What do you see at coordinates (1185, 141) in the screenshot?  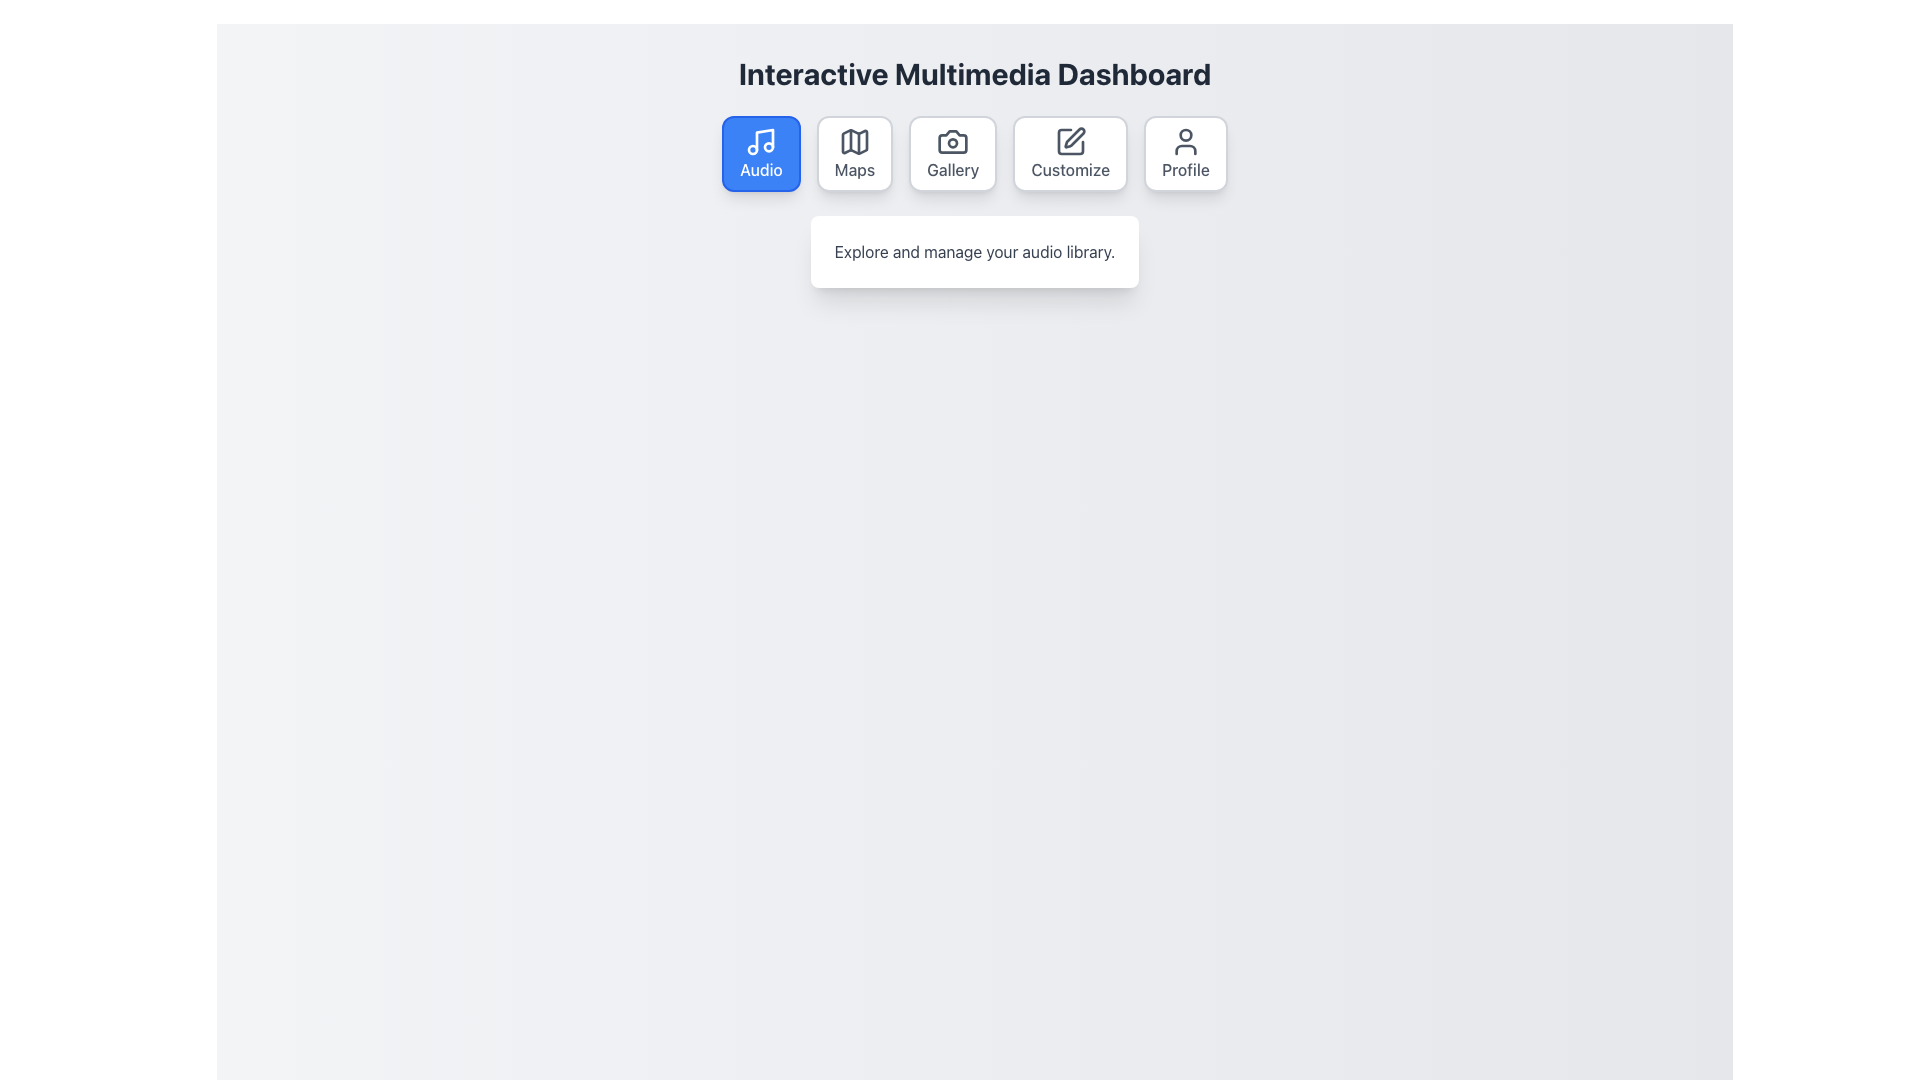 I see `the 'Profile' button by clicking the user profile SVG icon, which is a circular head and shoulders outline located at the top-right of the interface` at bounding box center [1185, 141].